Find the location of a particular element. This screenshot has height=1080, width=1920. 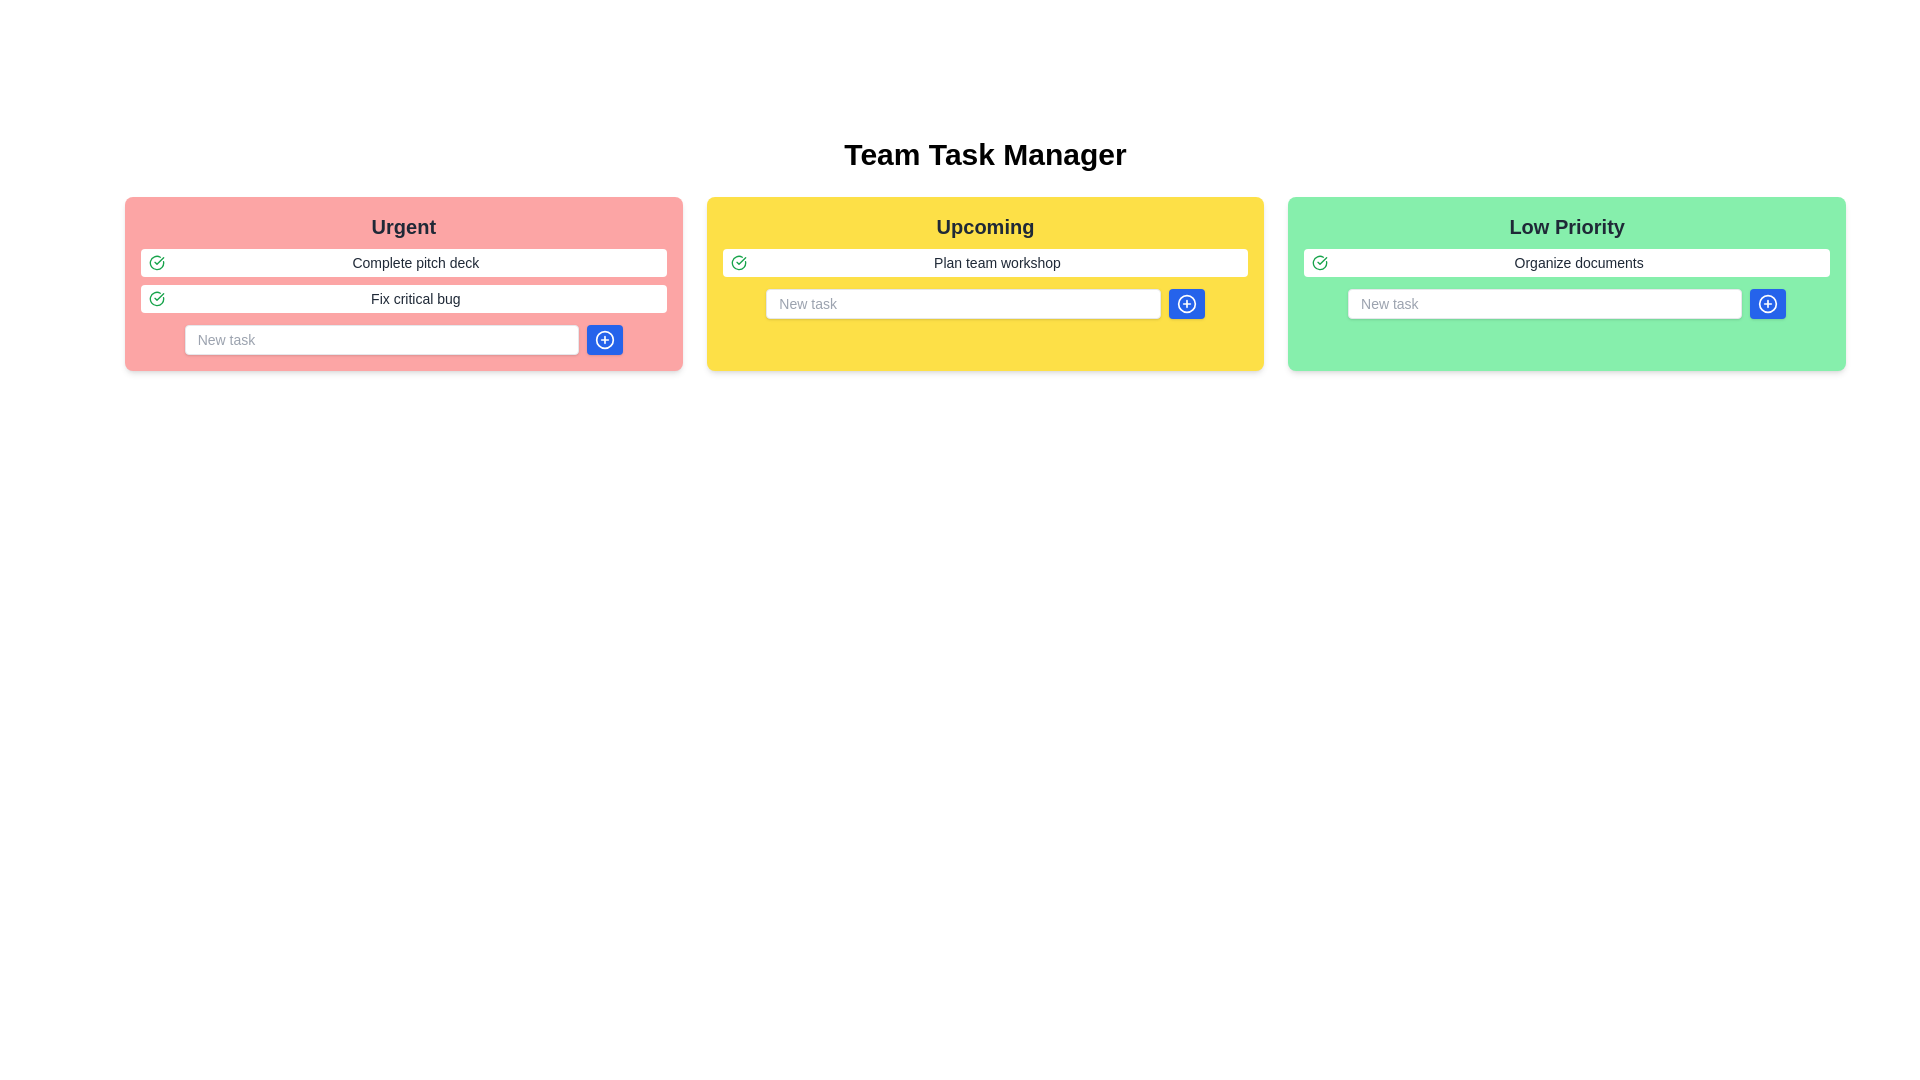

the textual list item element containing the lines 'Complete pitch deck' and 'Fix critical bug' in the 'Urgent' section, which has a red background and is the second grouping of tasks is located at coordinates (402, 281).